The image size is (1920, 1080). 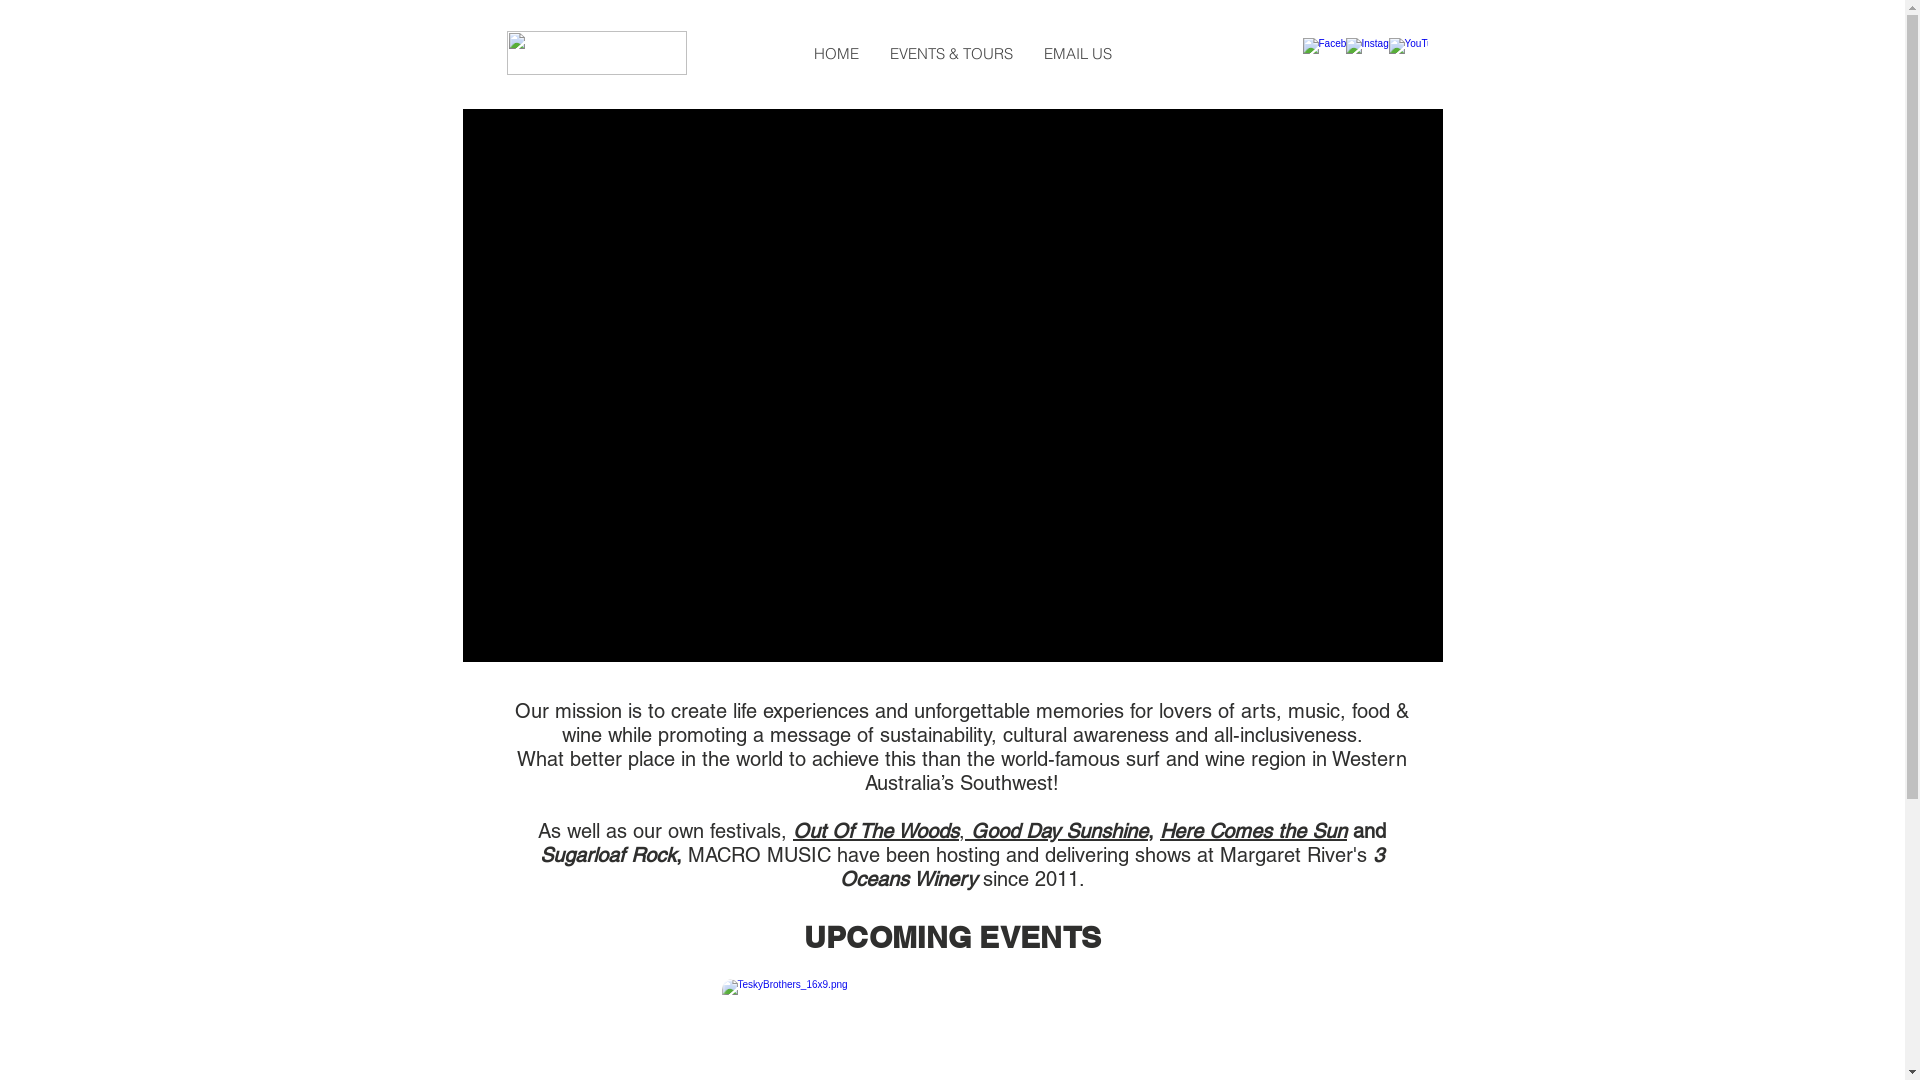 What do you see at coordinates (1252, 830) in the screenshot?
I see `'Here Comes the Sun'` at bounding box center [1252, 830].